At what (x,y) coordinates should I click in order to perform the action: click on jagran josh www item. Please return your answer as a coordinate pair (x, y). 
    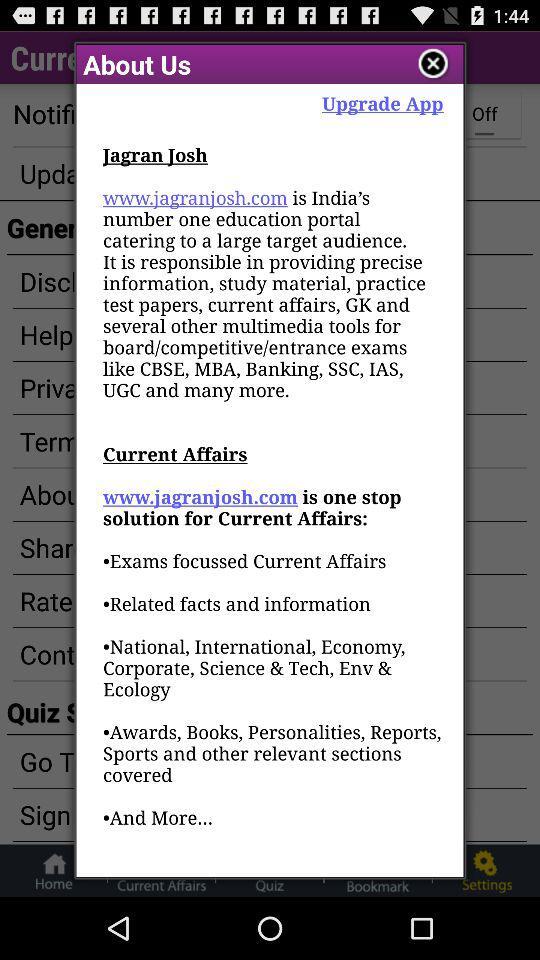
    Looking at the image, I should click on (272, 508).